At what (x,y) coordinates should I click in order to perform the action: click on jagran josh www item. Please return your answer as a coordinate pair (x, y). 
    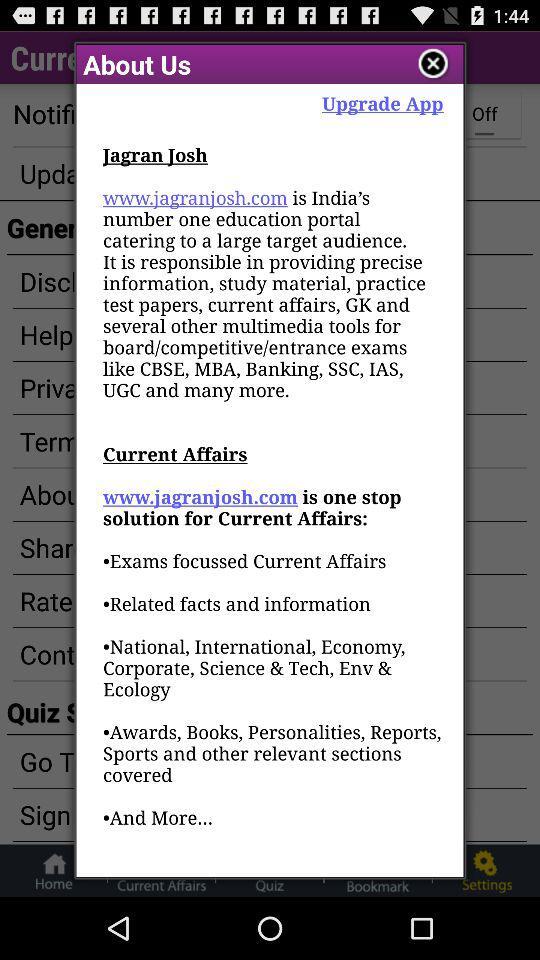
    Looking at the image, I should click on (272, 508).